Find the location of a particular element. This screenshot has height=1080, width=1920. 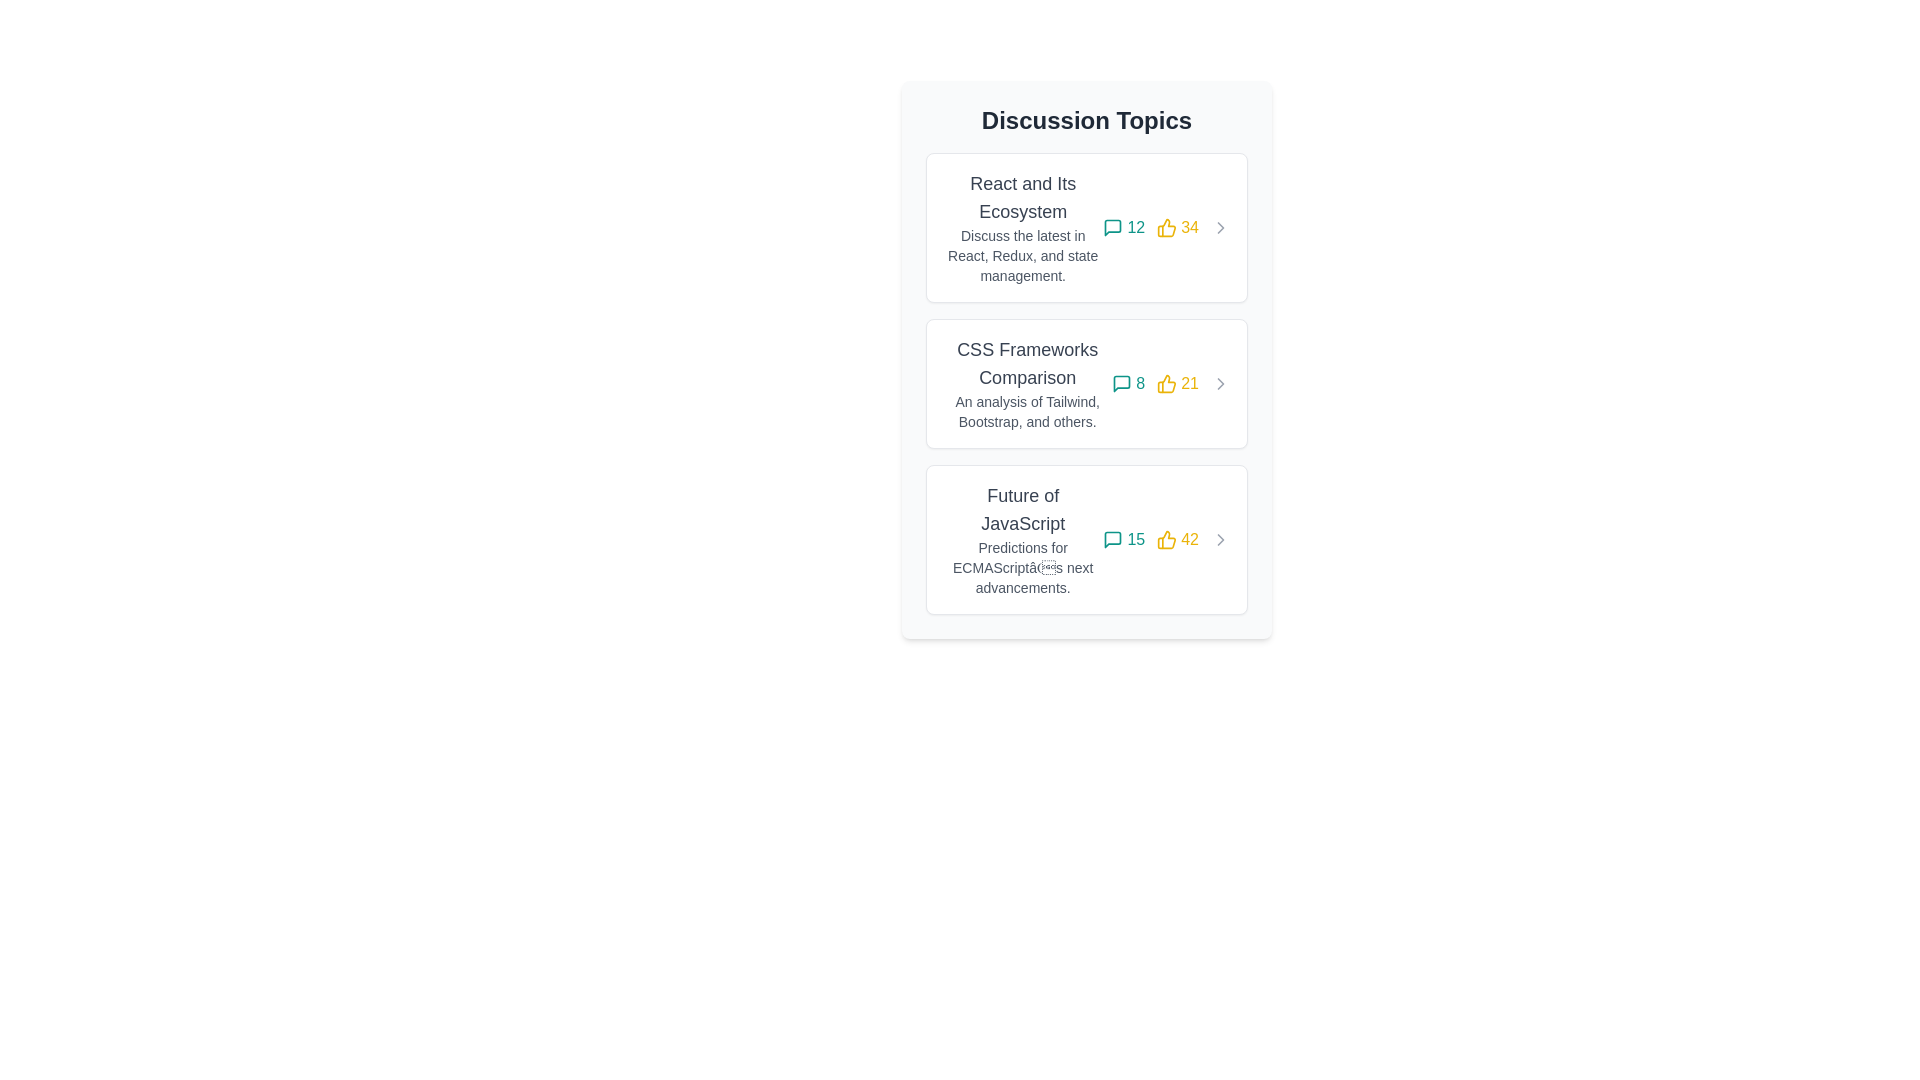

the speech bubble icon in the 'Future of JavaScript' section, which is outlined in teal and positioned to the left of the number '15' is located at coordinates (1112, 540).